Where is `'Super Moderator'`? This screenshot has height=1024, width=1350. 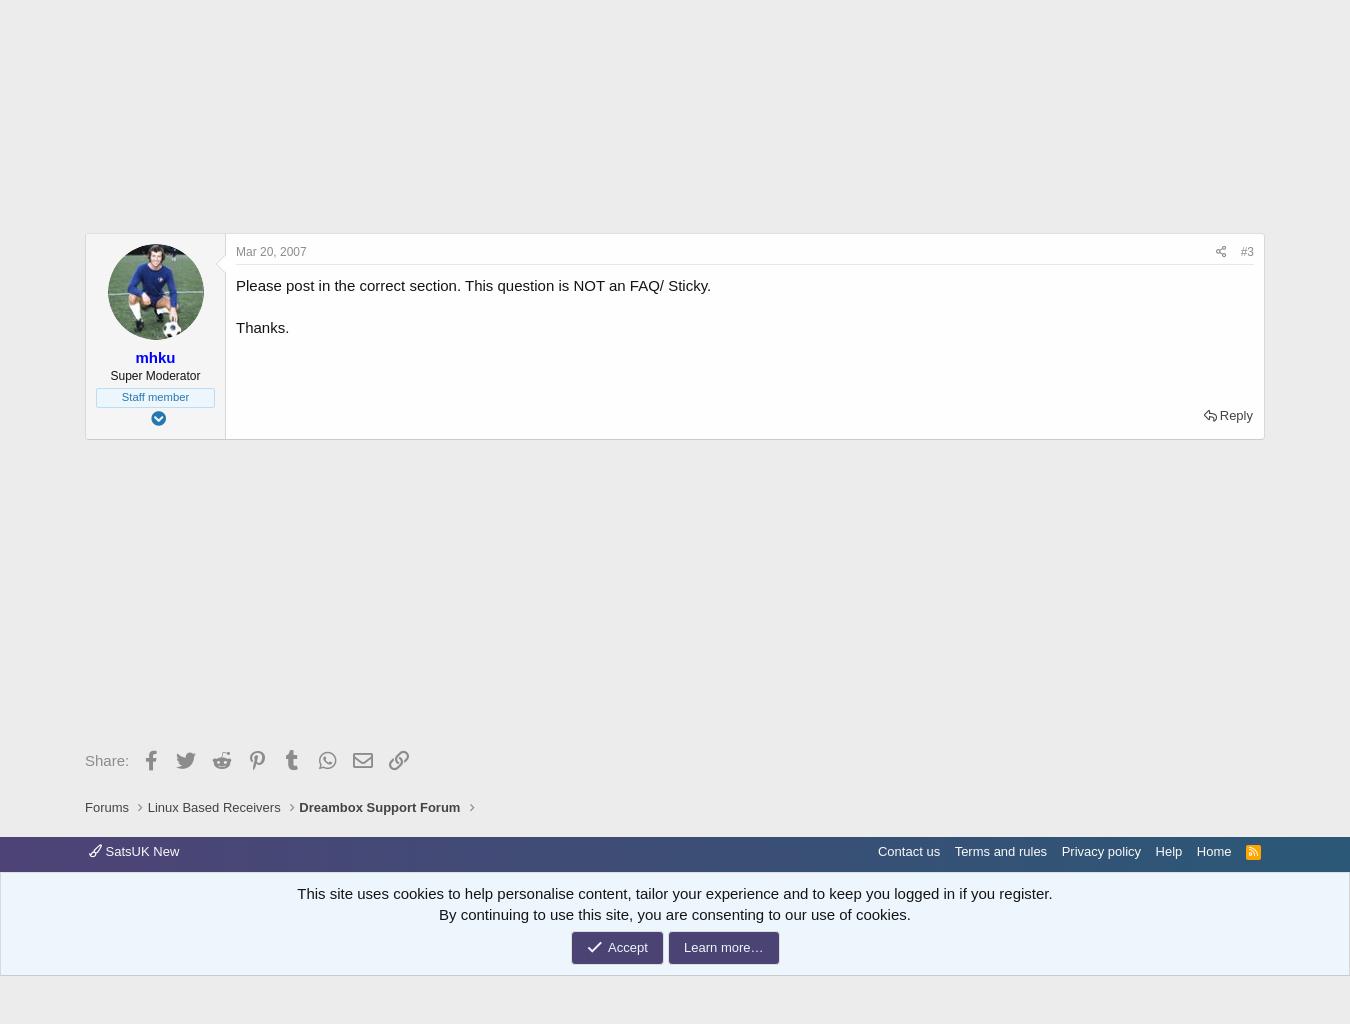 'Super Moderator' is located at coordinates (154, 376).